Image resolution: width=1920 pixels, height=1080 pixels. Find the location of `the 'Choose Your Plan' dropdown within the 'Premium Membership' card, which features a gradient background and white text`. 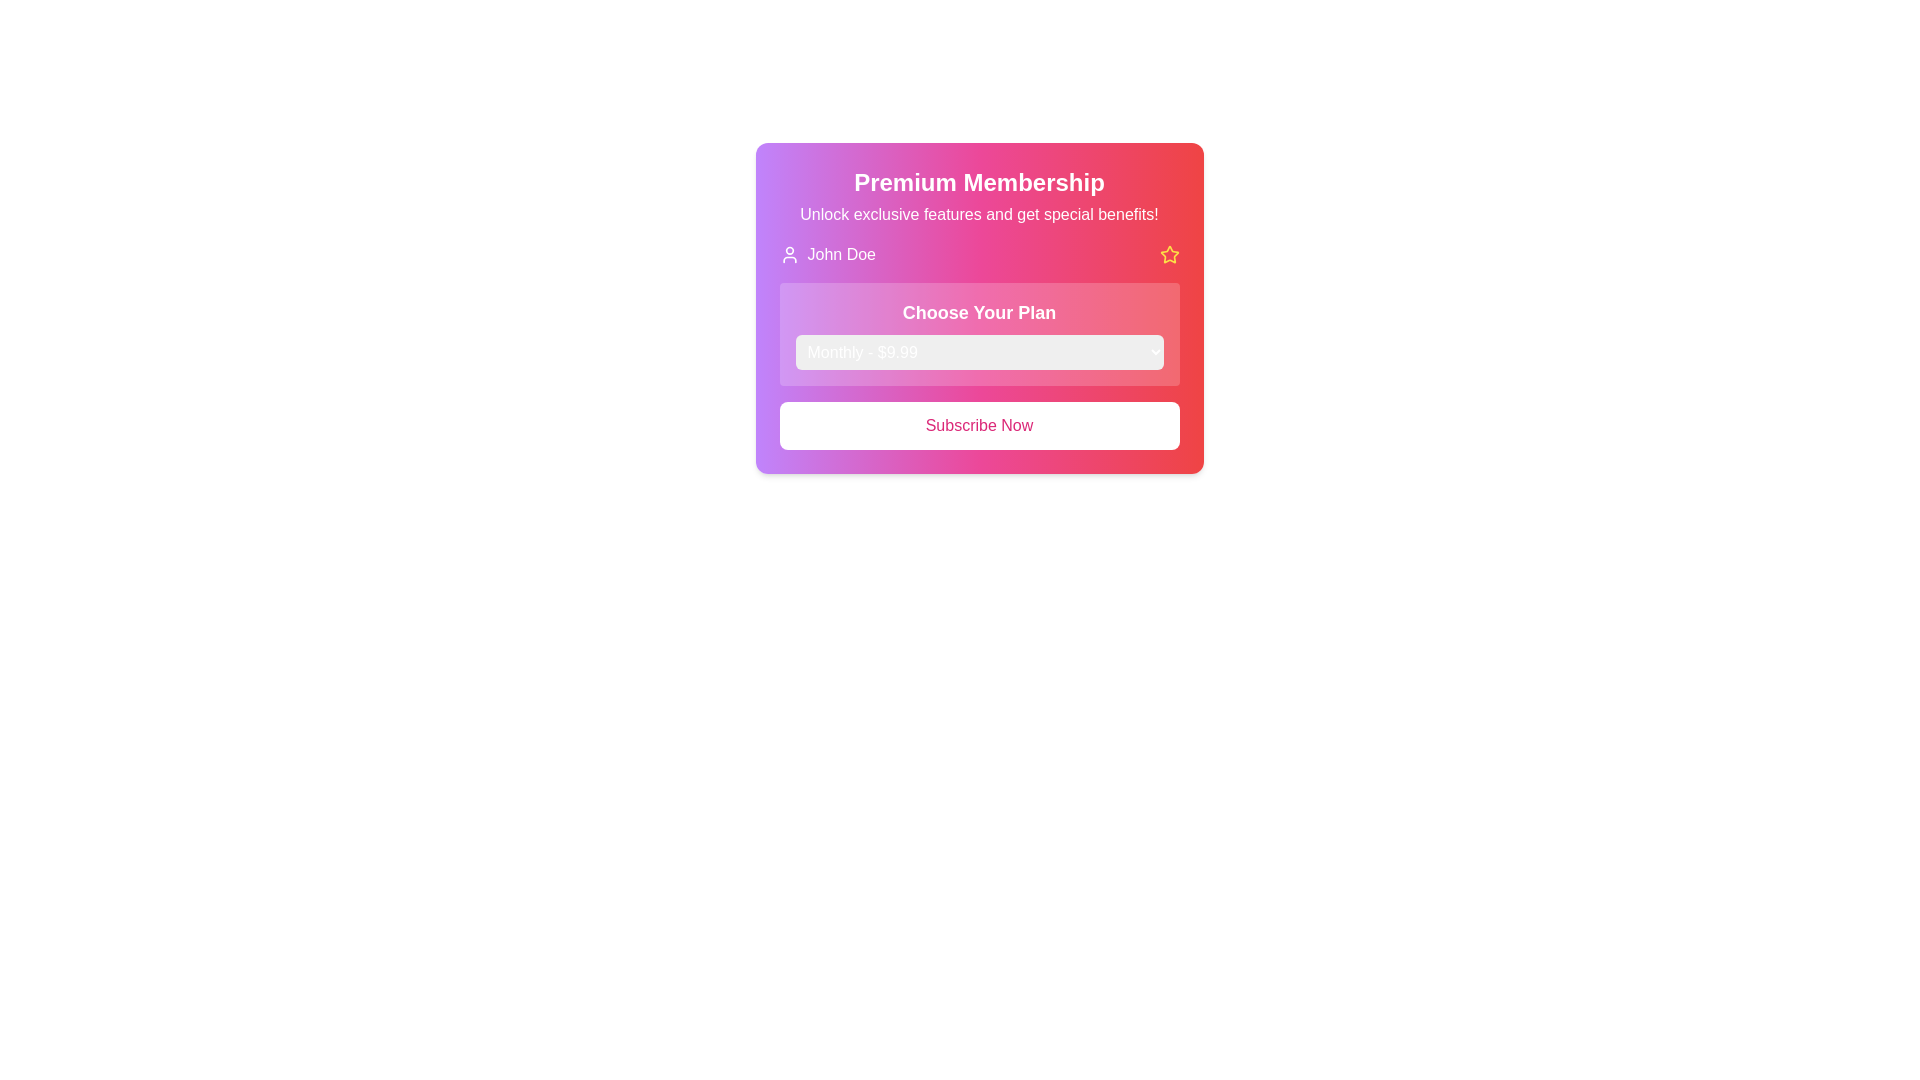

the 'Choose Your Plan' dropdown within the 'Premium Membership' card, which features a gradient background and white text is located at coordinates (979, 308).